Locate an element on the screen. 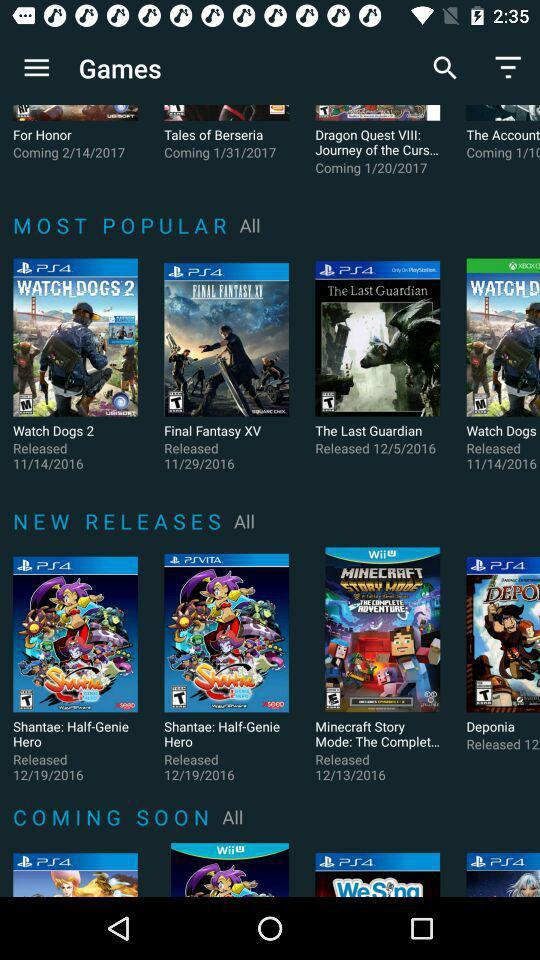 This screenshot has height=960, width=540. icon to the left of the all item is located at coordinates (120, 520).